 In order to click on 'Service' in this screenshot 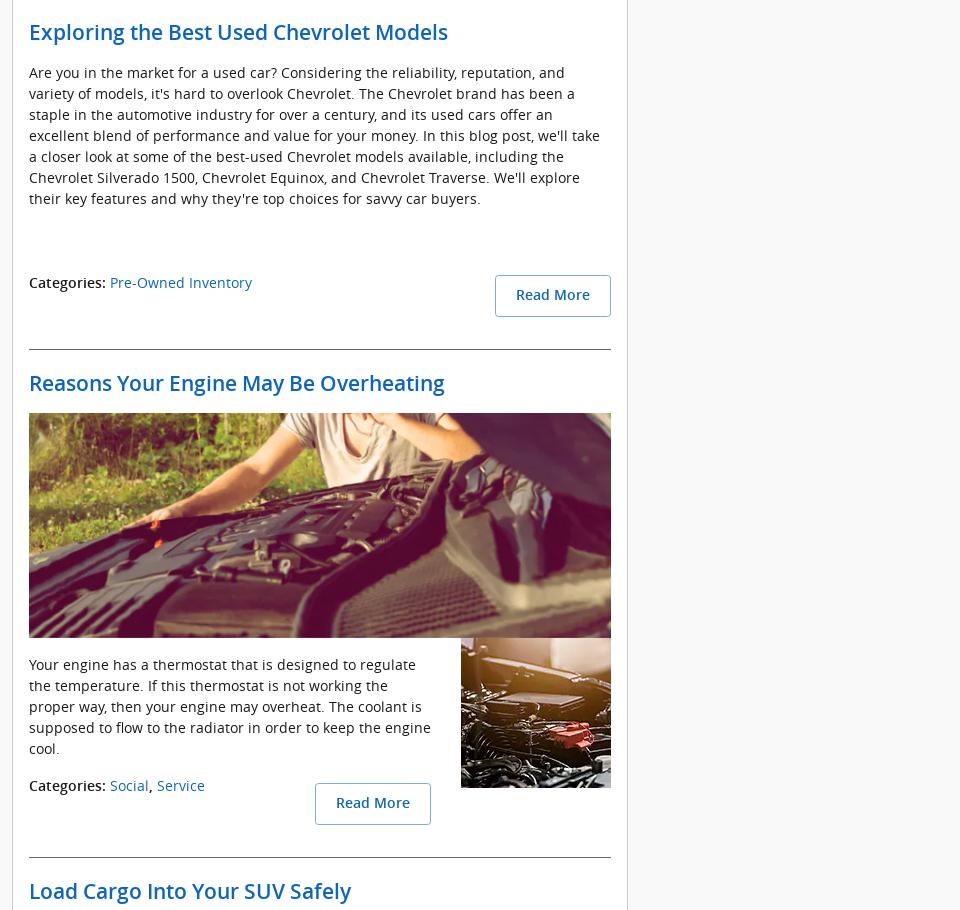, I will do `click(155, 784)`.